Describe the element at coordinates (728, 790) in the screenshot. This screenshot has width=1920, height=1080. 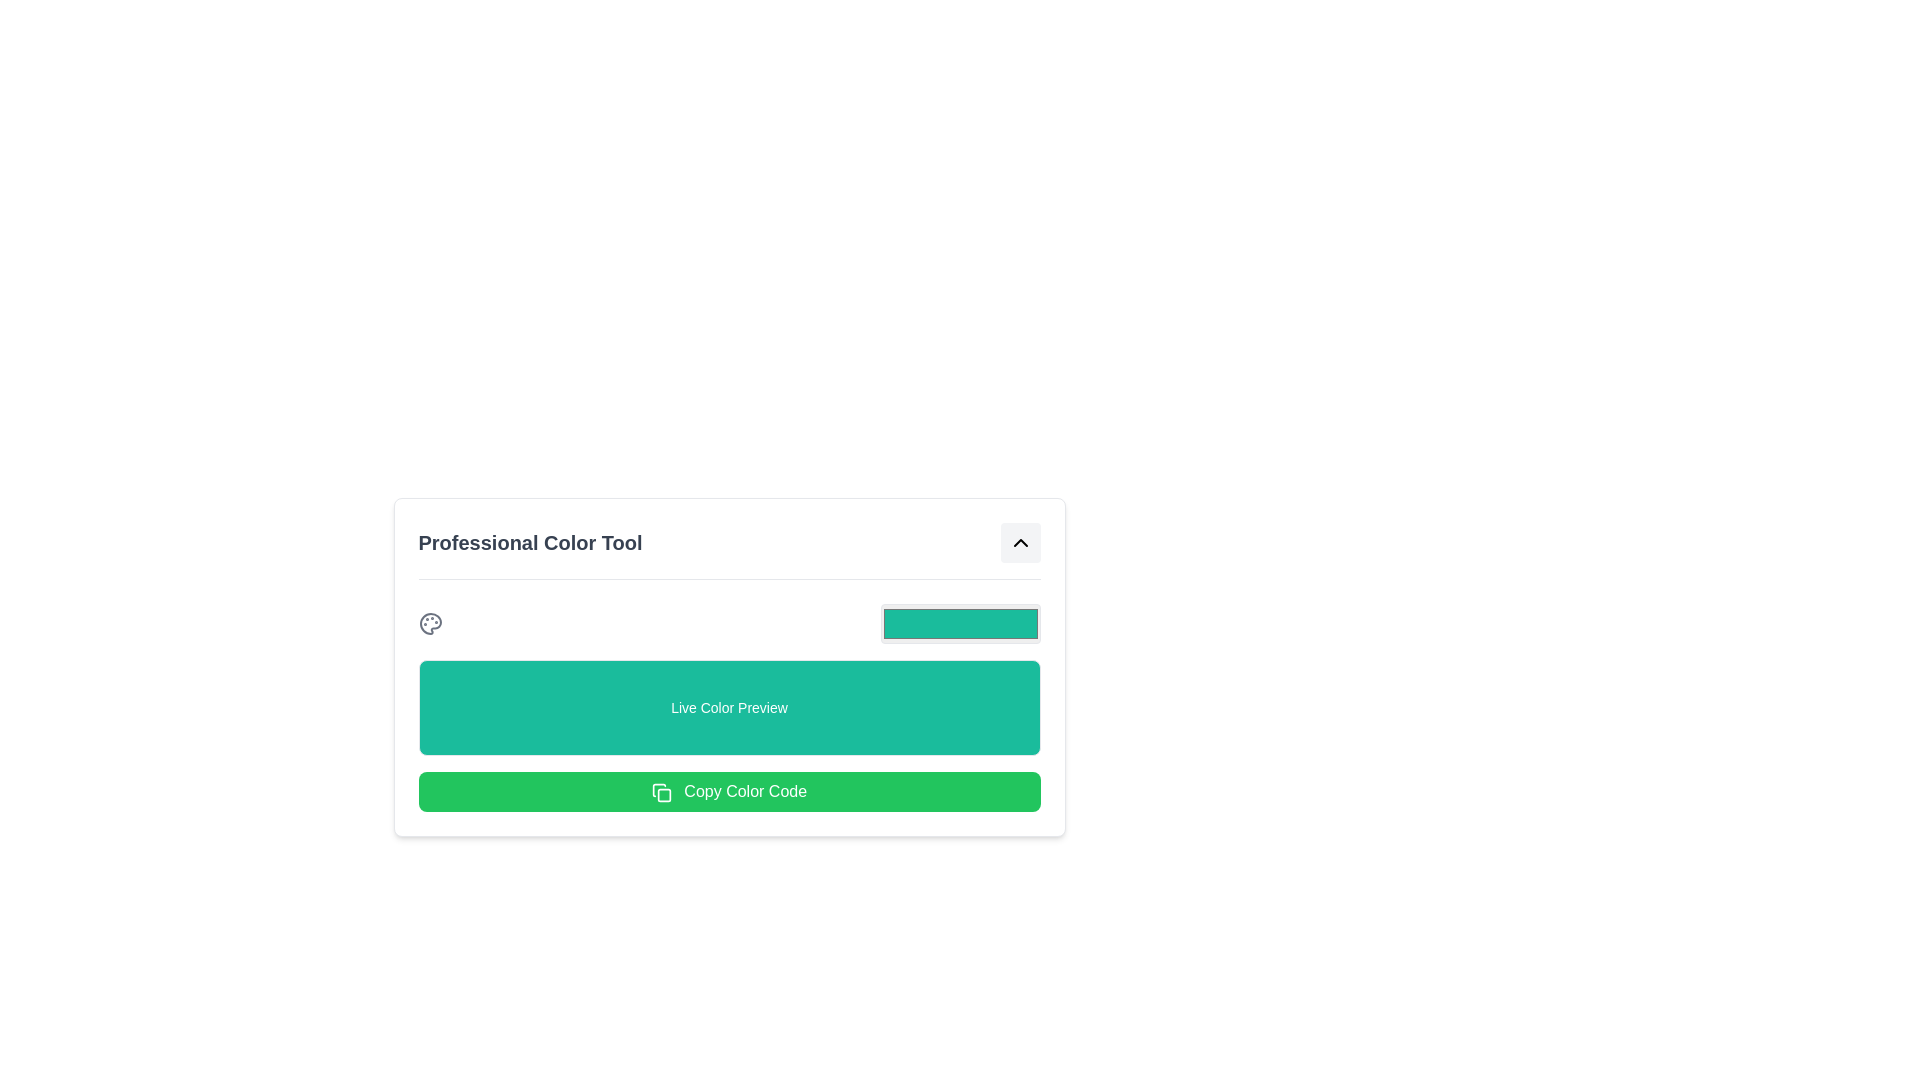
I see `the 'Copy Color Code' button, which is a horizontally extended rectangular button with a green background and white text, located below the 'Live Color Preview' panel` at that location.